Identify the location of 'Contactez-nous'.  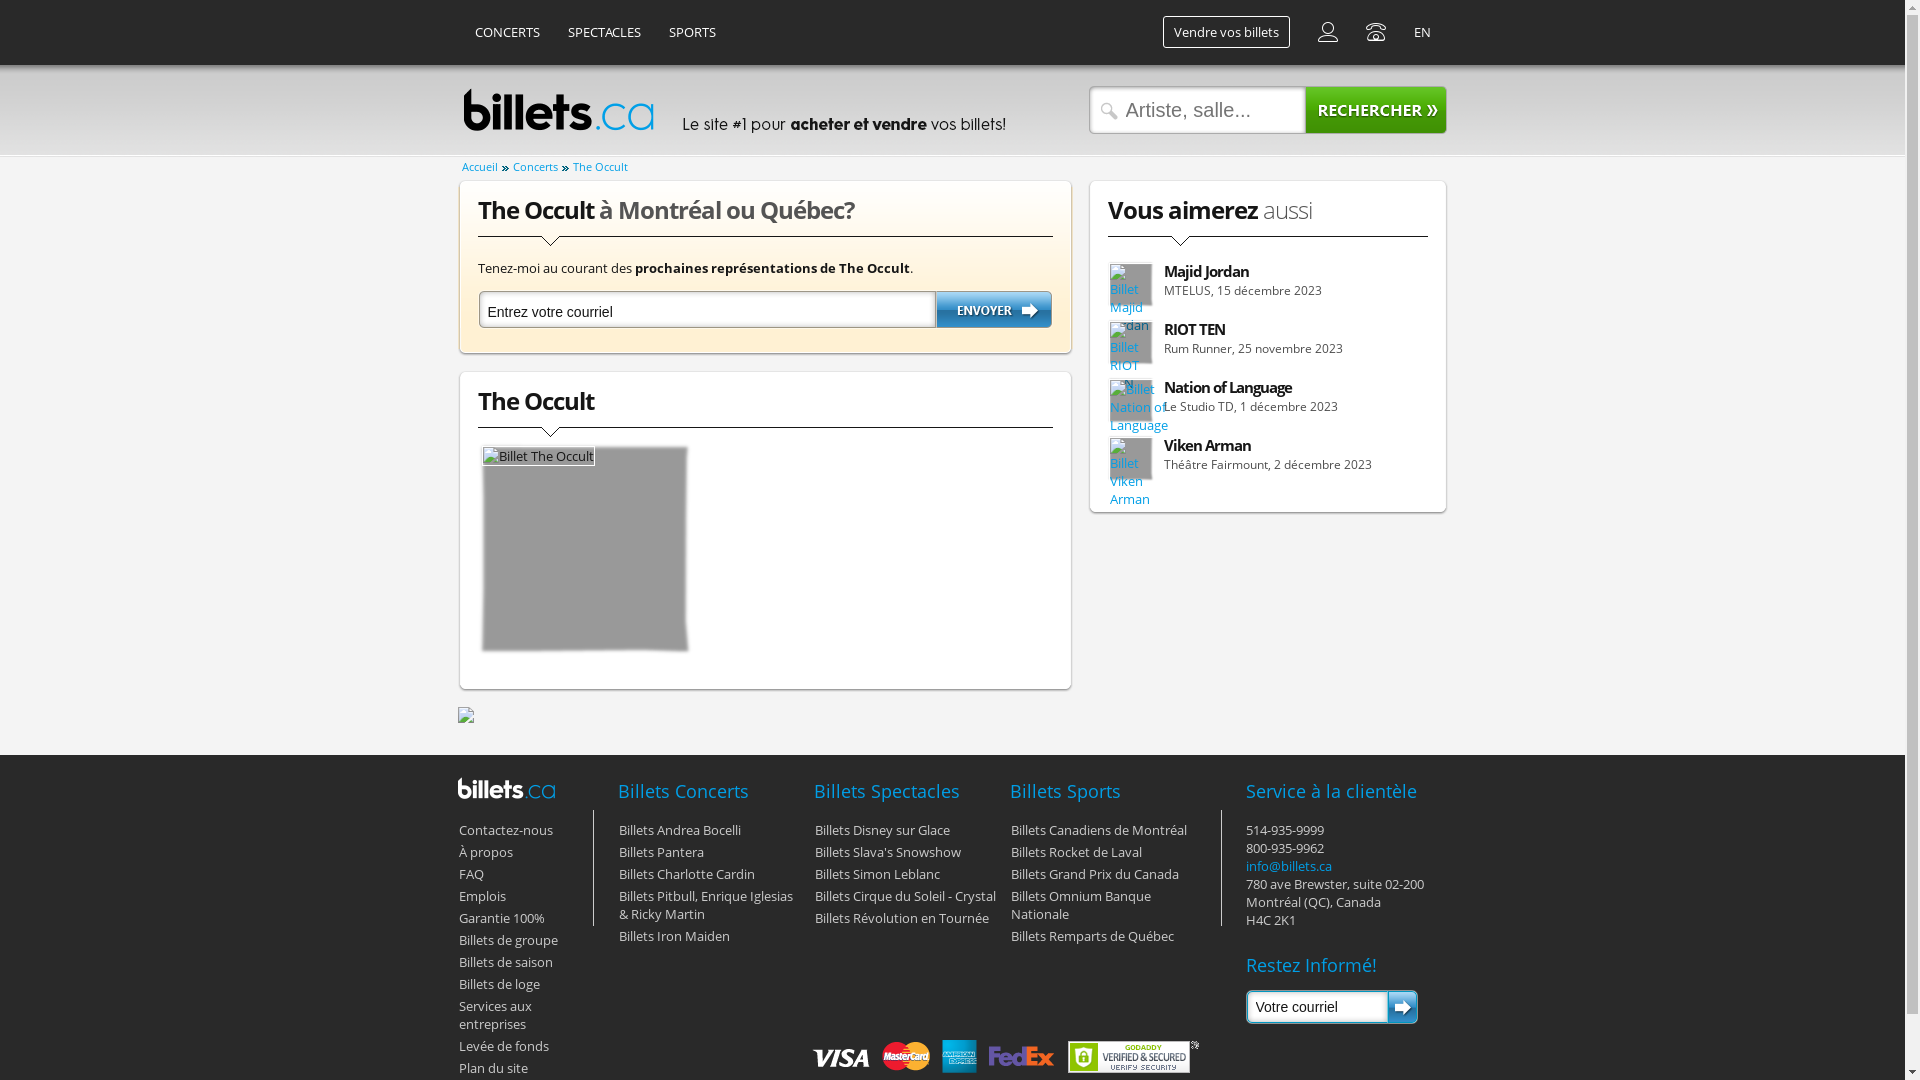
(504, 829).